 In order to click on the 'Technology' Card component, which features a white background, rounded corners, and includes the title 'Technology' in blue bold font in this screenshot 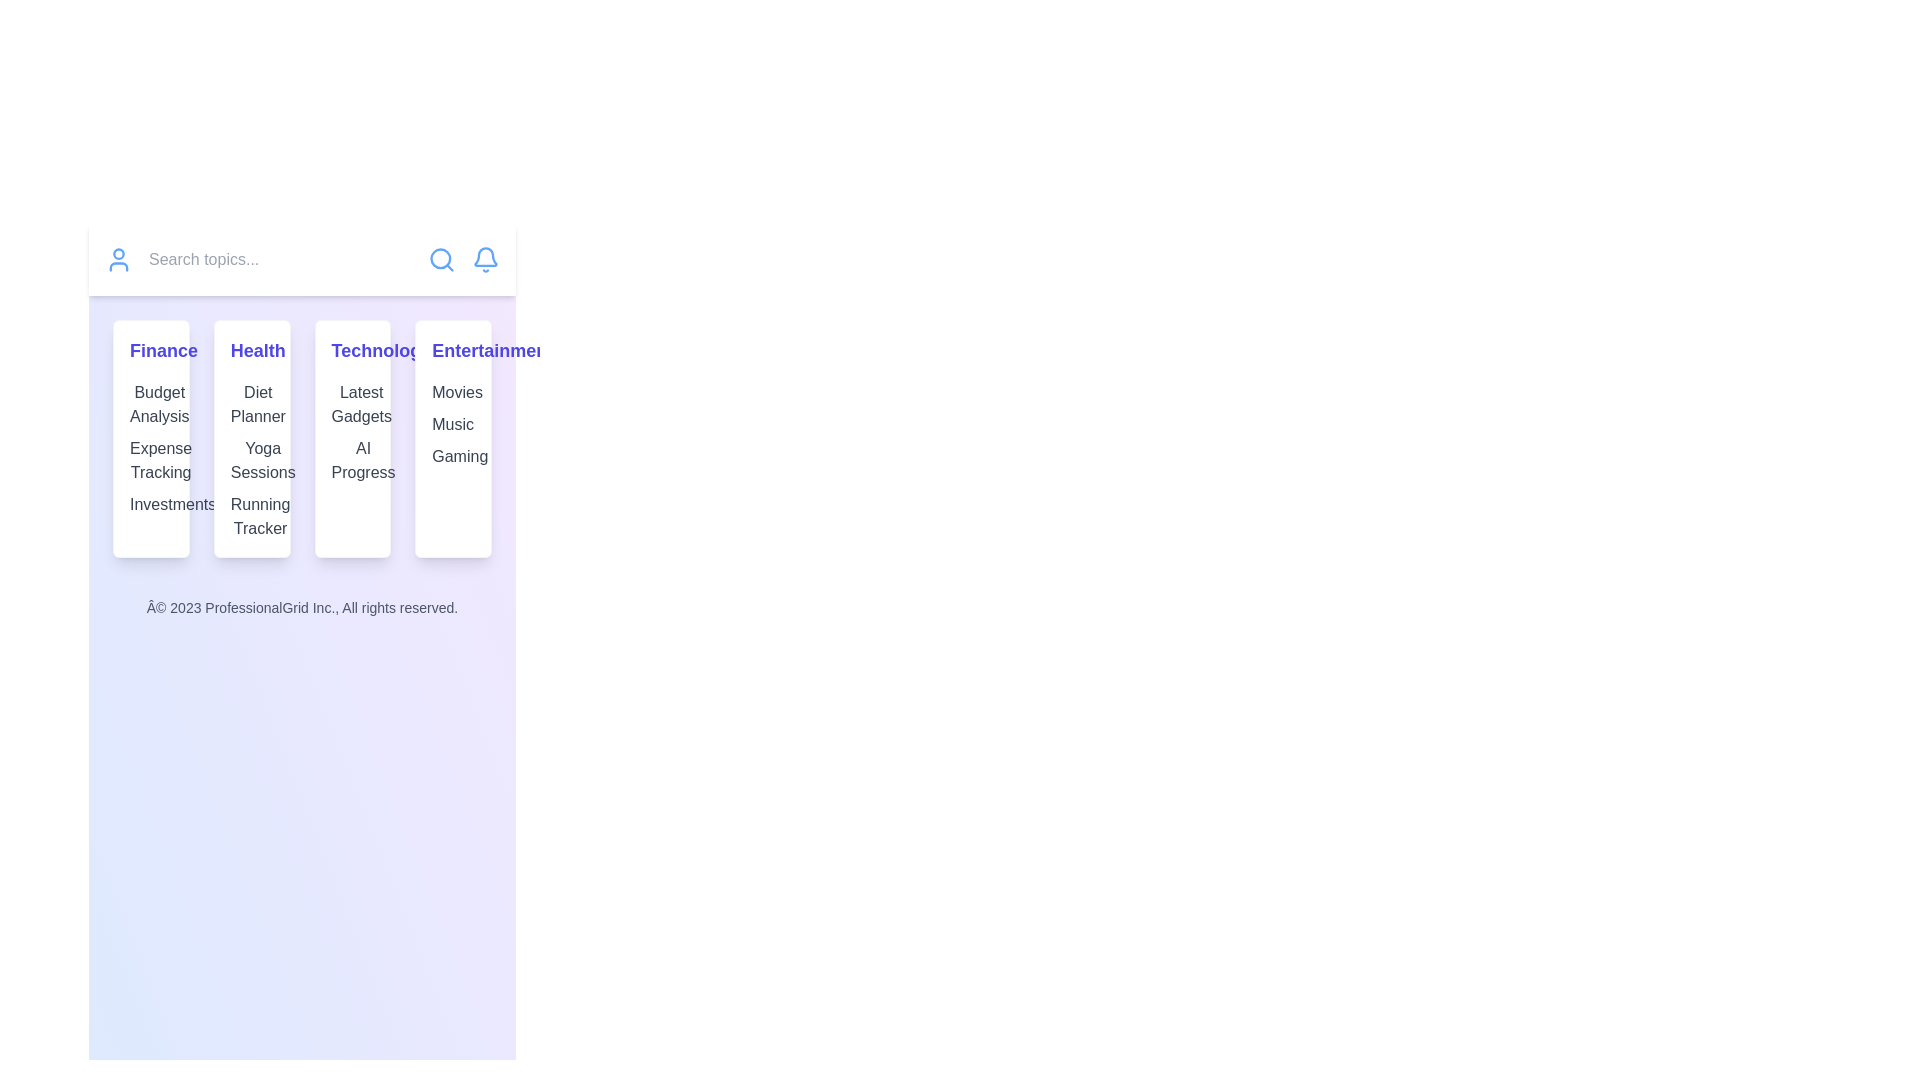, I will do `click(352, 438)`.